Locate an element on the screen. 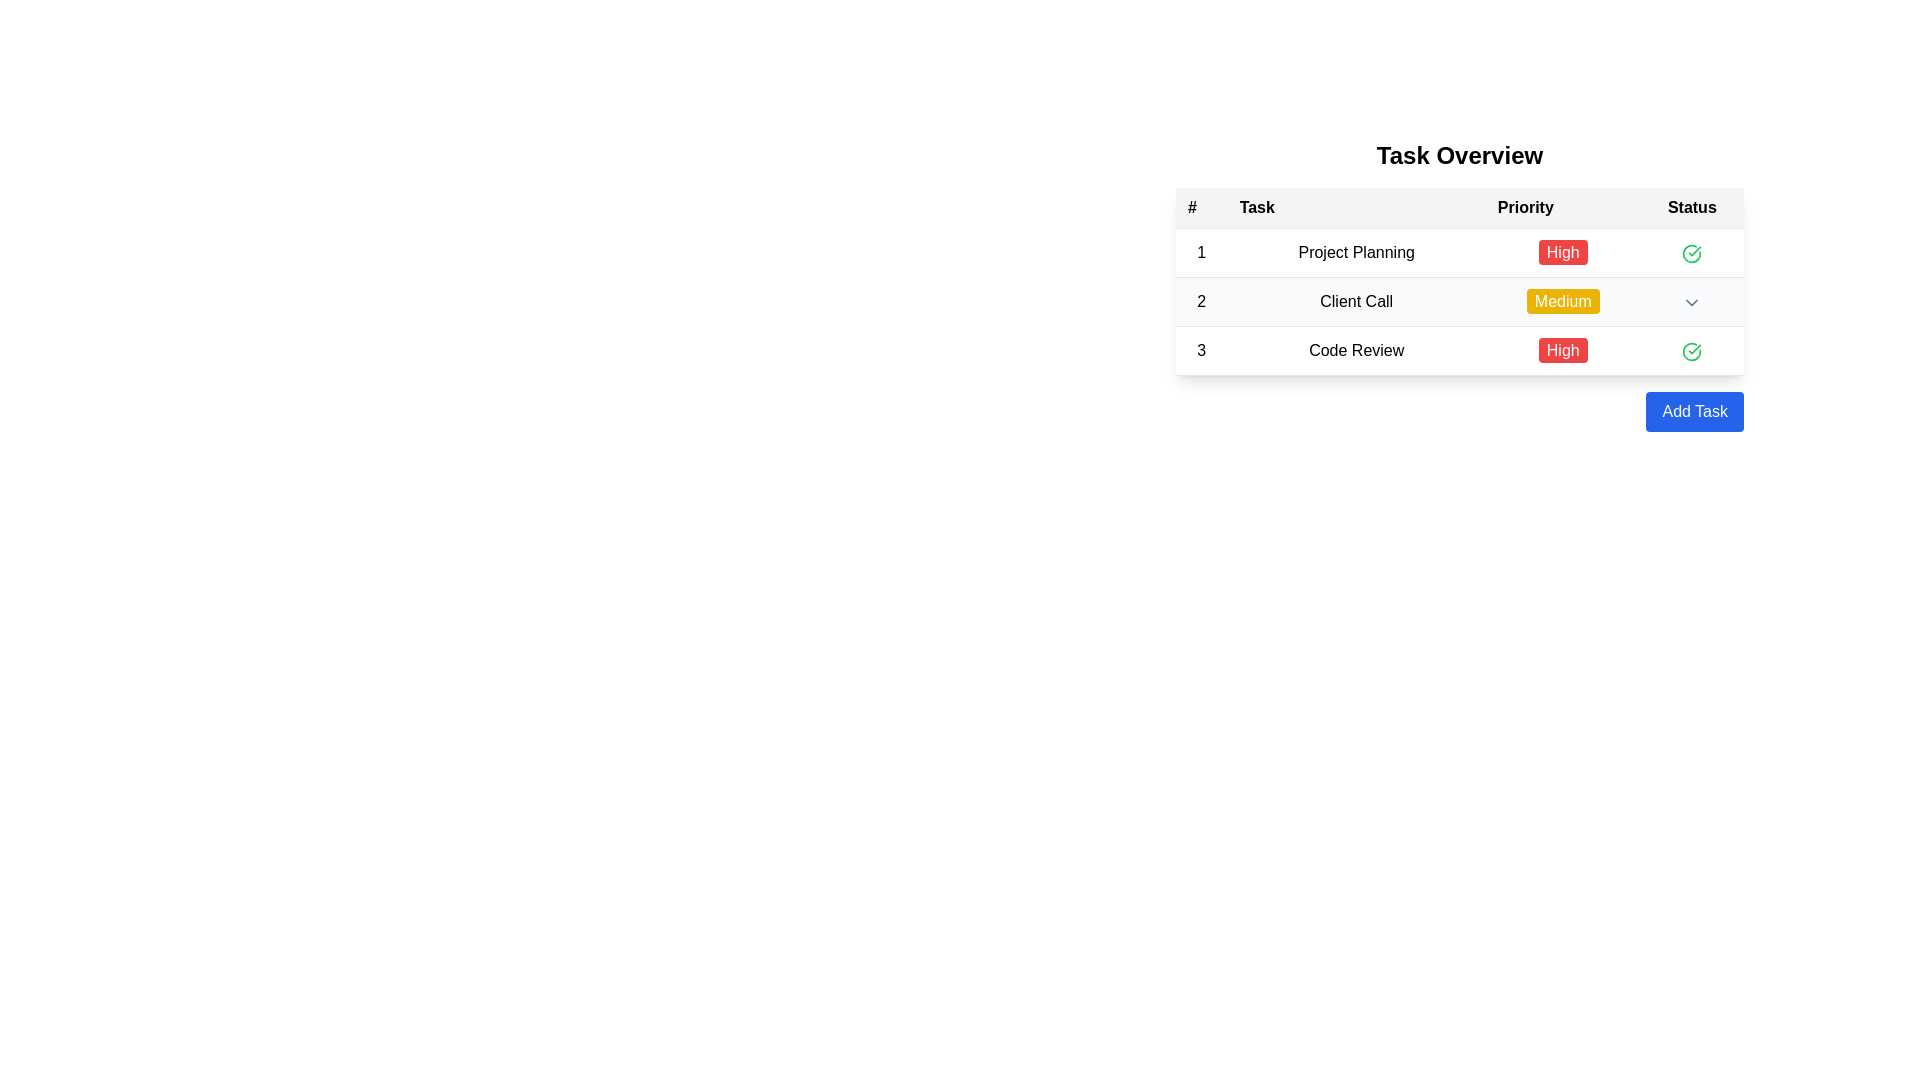 This screenshot has width=1920, height=1080. the text label in the second row of the 'Task' column in the task overview table, which is located between the cells displaying '2' and 'Medium' is located at coordinates (1356, 301).